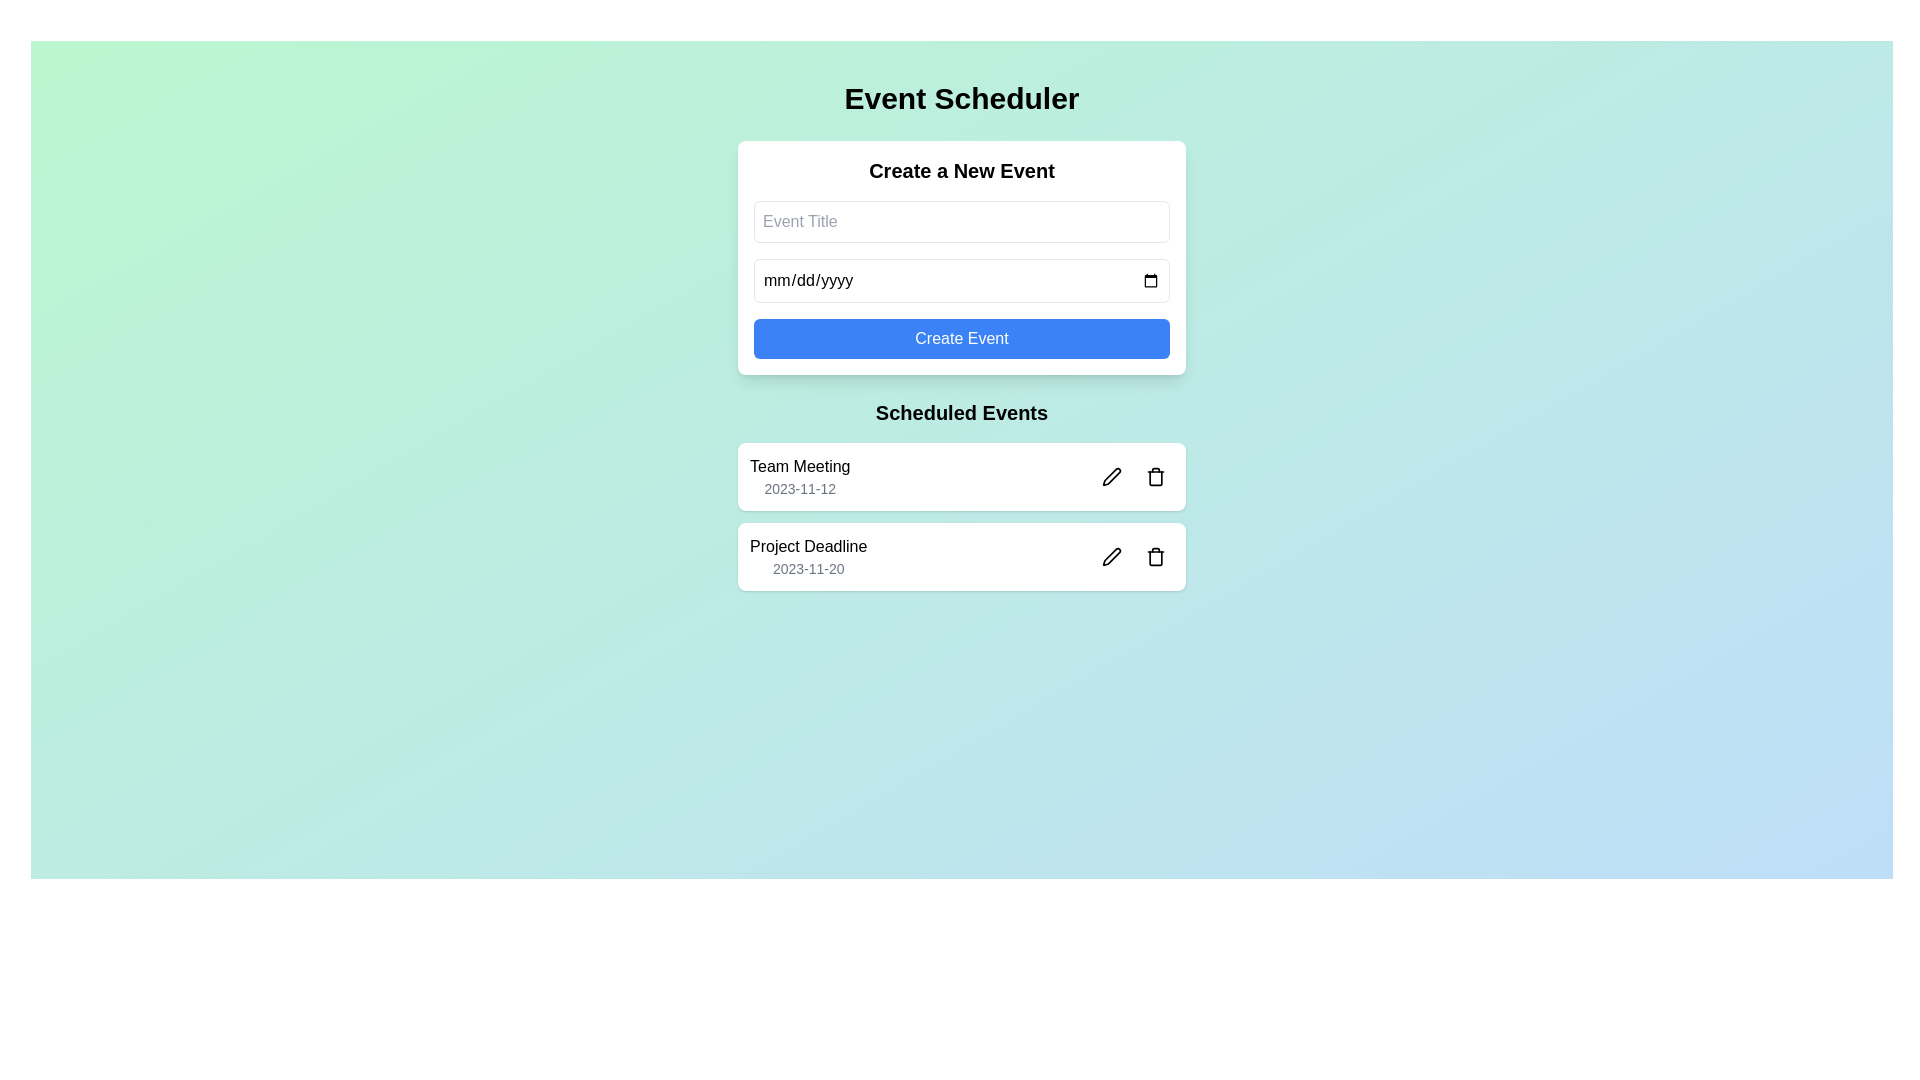 This screenshot has width=1920, height=1080. Describe the element at coordinates (1156, 477) in the screenshot. I see `the trash bin icon button located at the lower right corner of the second scheduled event row` at that location.